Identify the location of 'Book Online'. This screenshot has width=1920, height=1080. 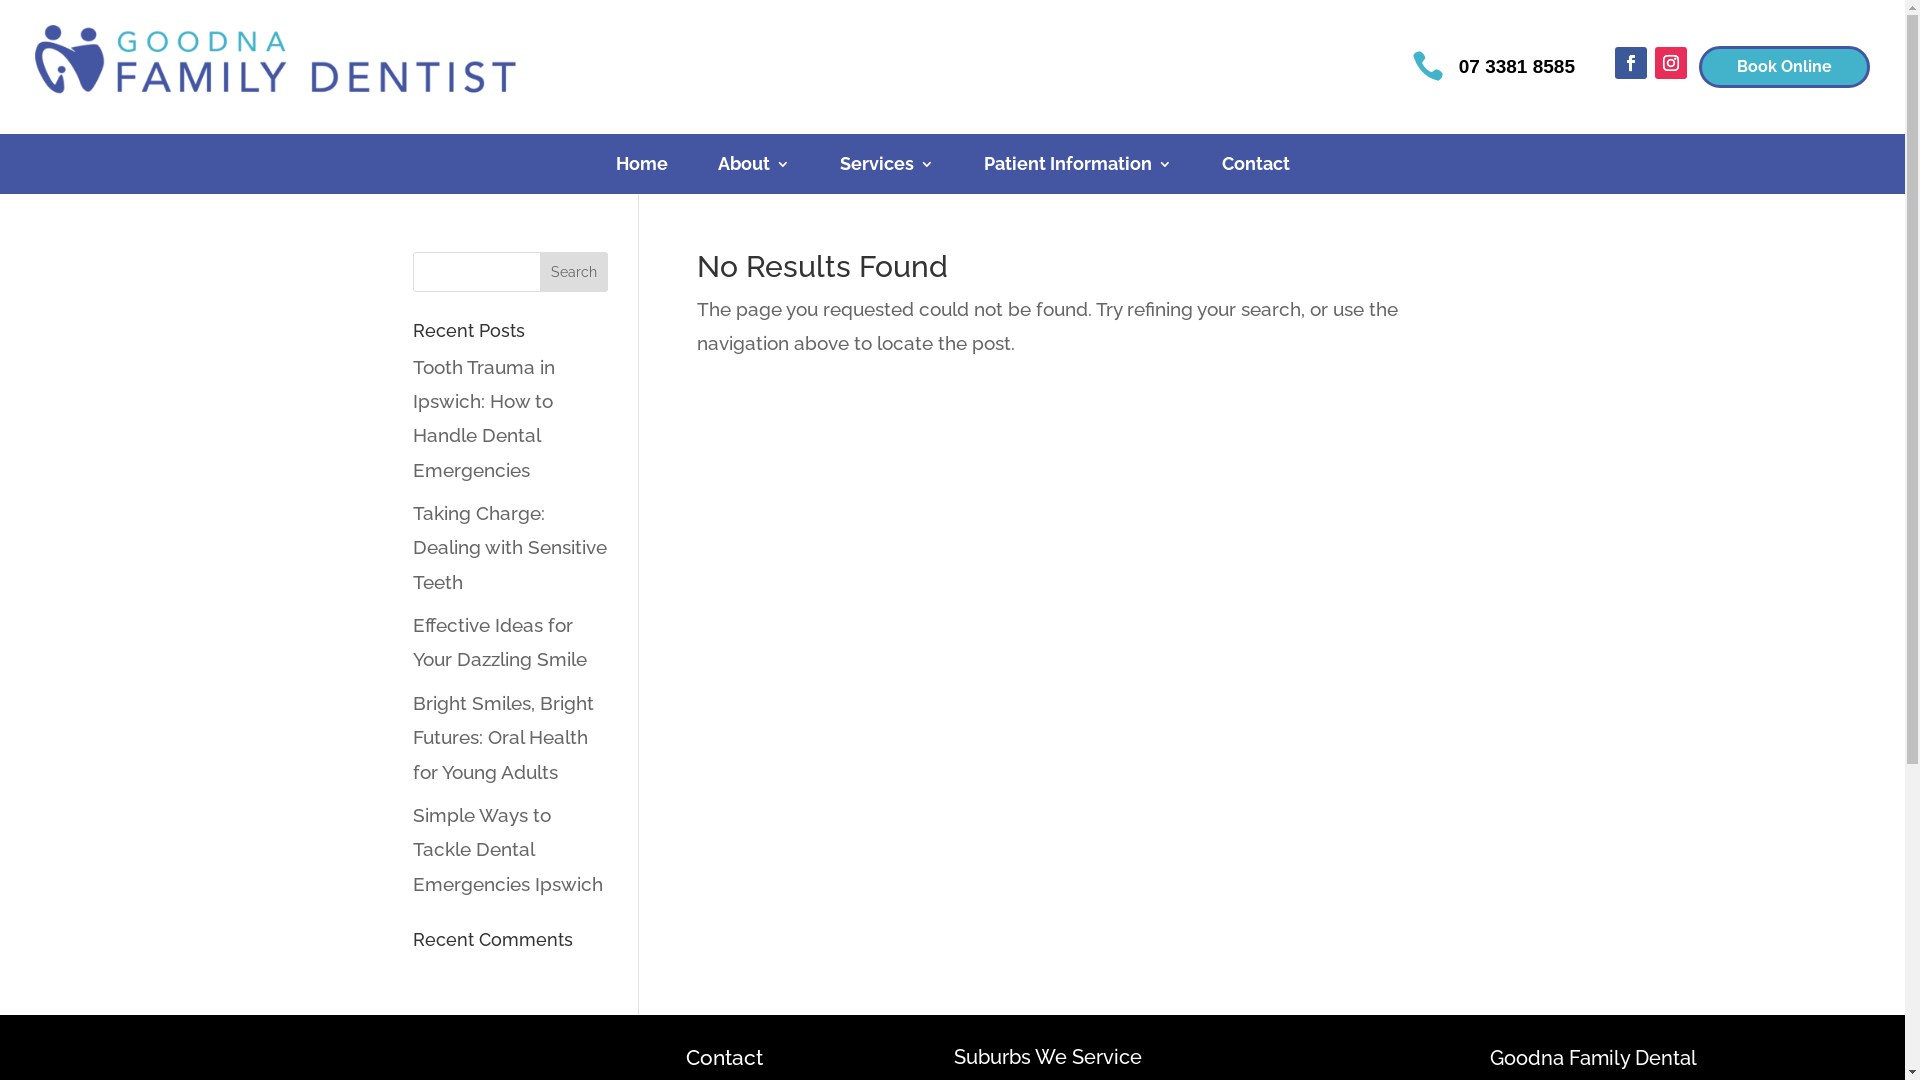
(1784, 66).